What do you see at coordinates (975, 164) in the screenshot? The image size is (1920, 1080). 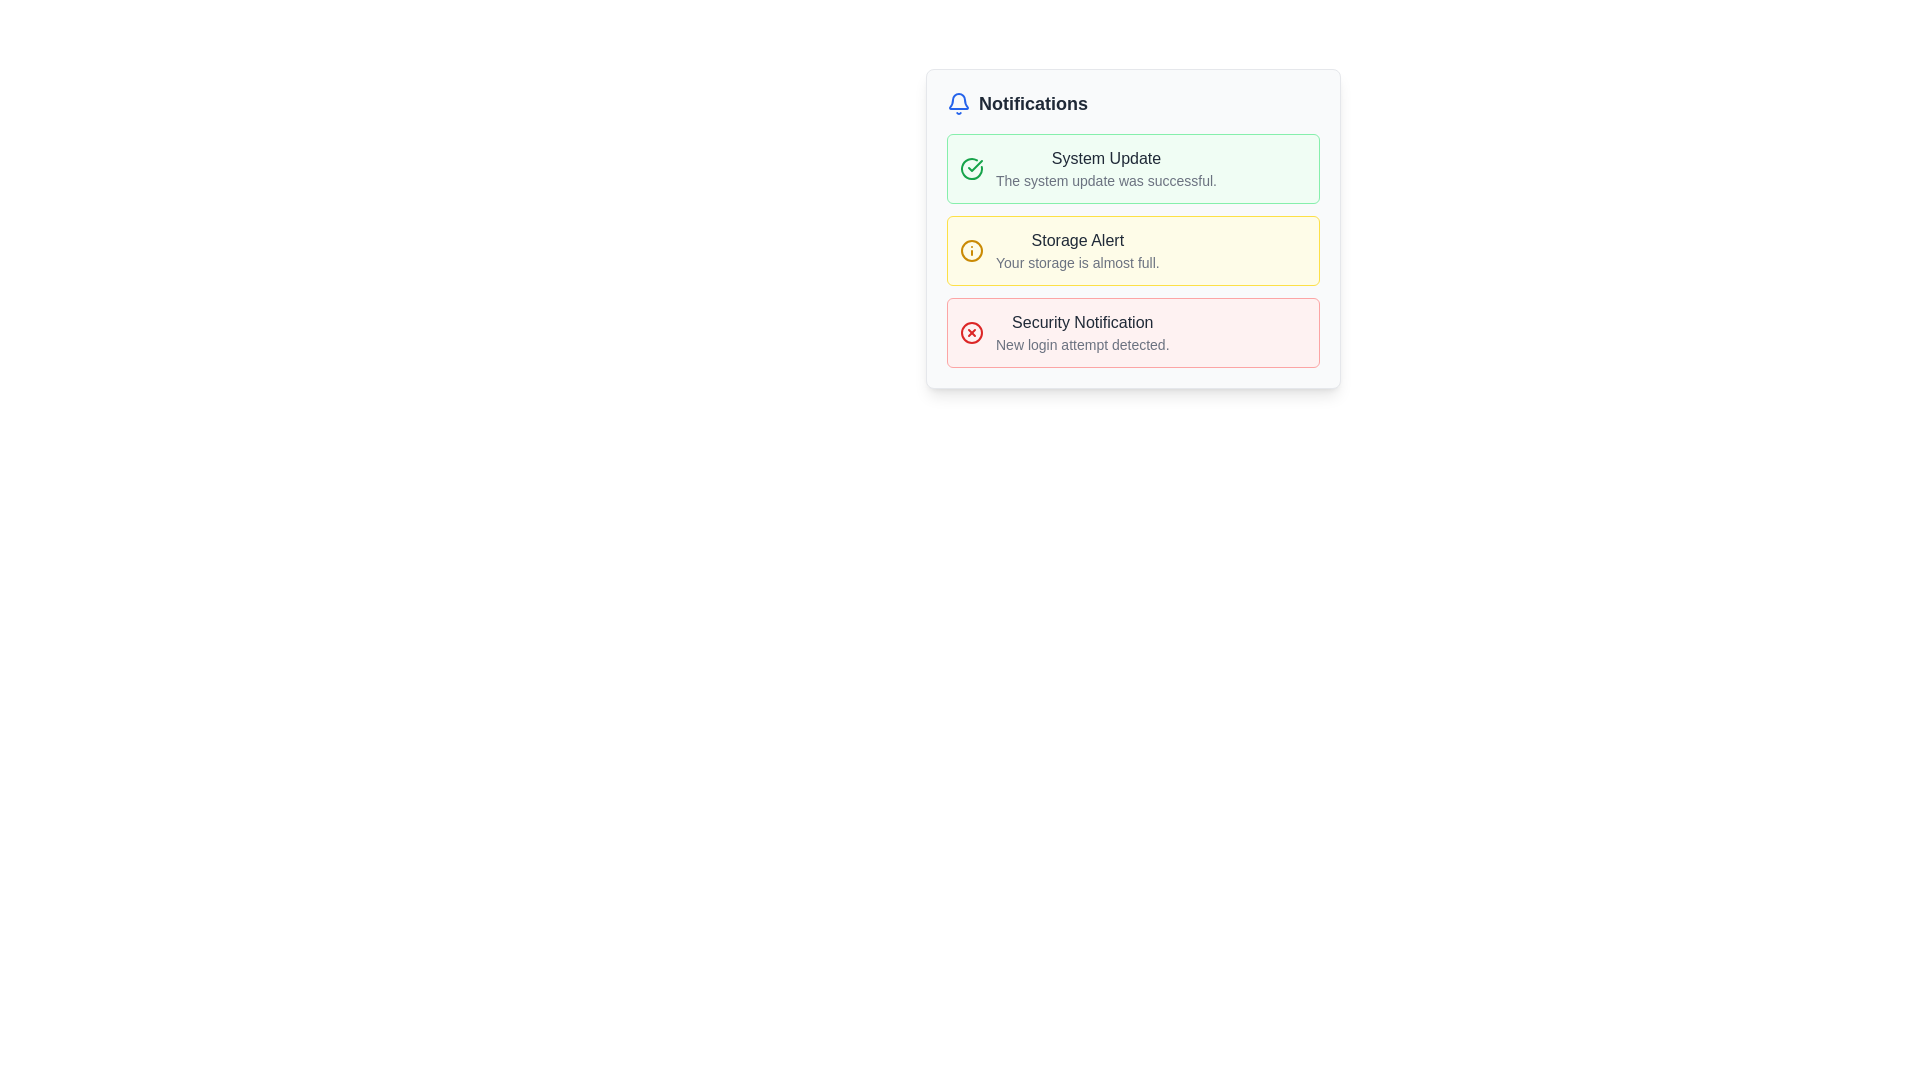 I see `the checkmark icon that indicates the success status of the system update notification, located in the first row of the notification list` at bounding box center [975, 164].